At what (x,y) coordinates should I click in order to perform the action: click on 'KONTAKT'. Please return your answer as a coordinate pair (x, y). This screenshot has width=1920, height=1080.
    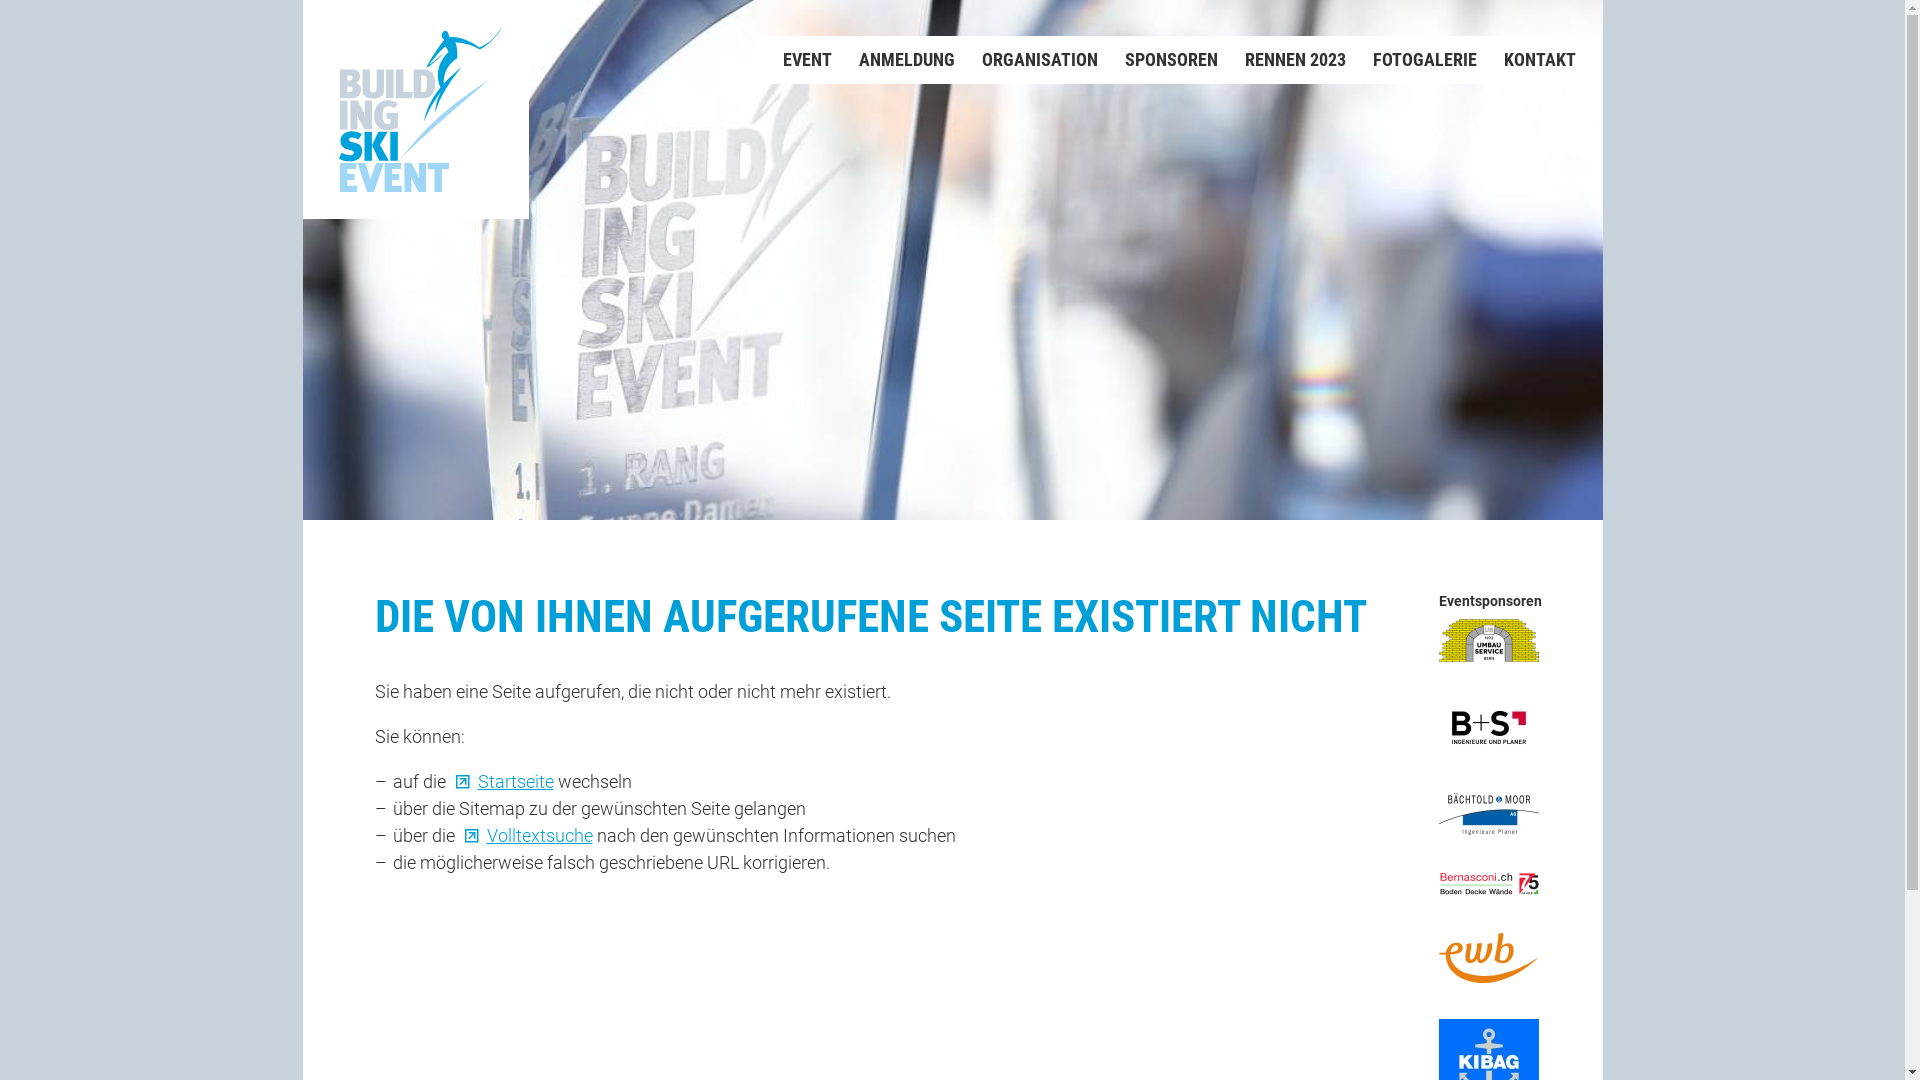
    Looking at the image, I should click on (1524, 59).